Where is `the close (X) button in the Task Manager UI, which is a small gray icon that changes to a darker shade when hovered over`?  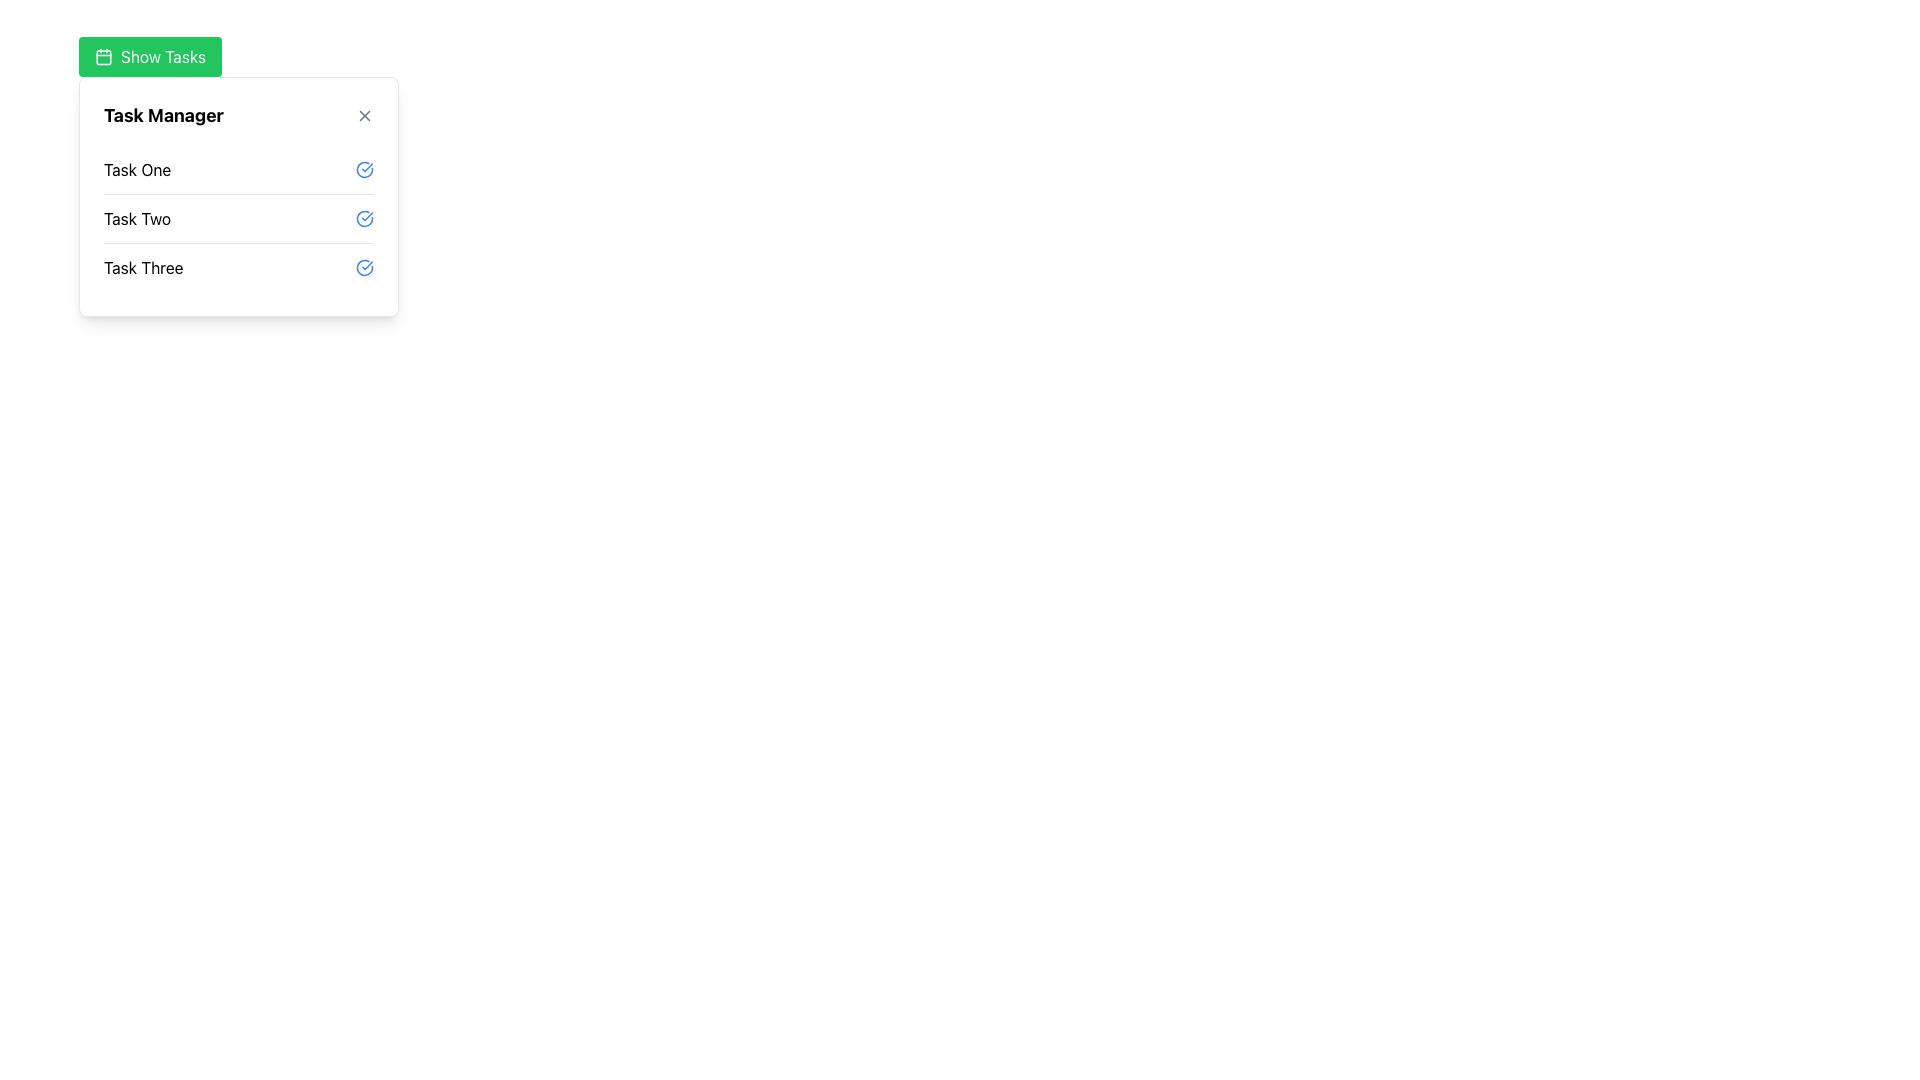 the close (X) button in the Task Manager UI, which is a small gray icon that changes to a darker shade when hovered over is located at coordinates (364, 115).